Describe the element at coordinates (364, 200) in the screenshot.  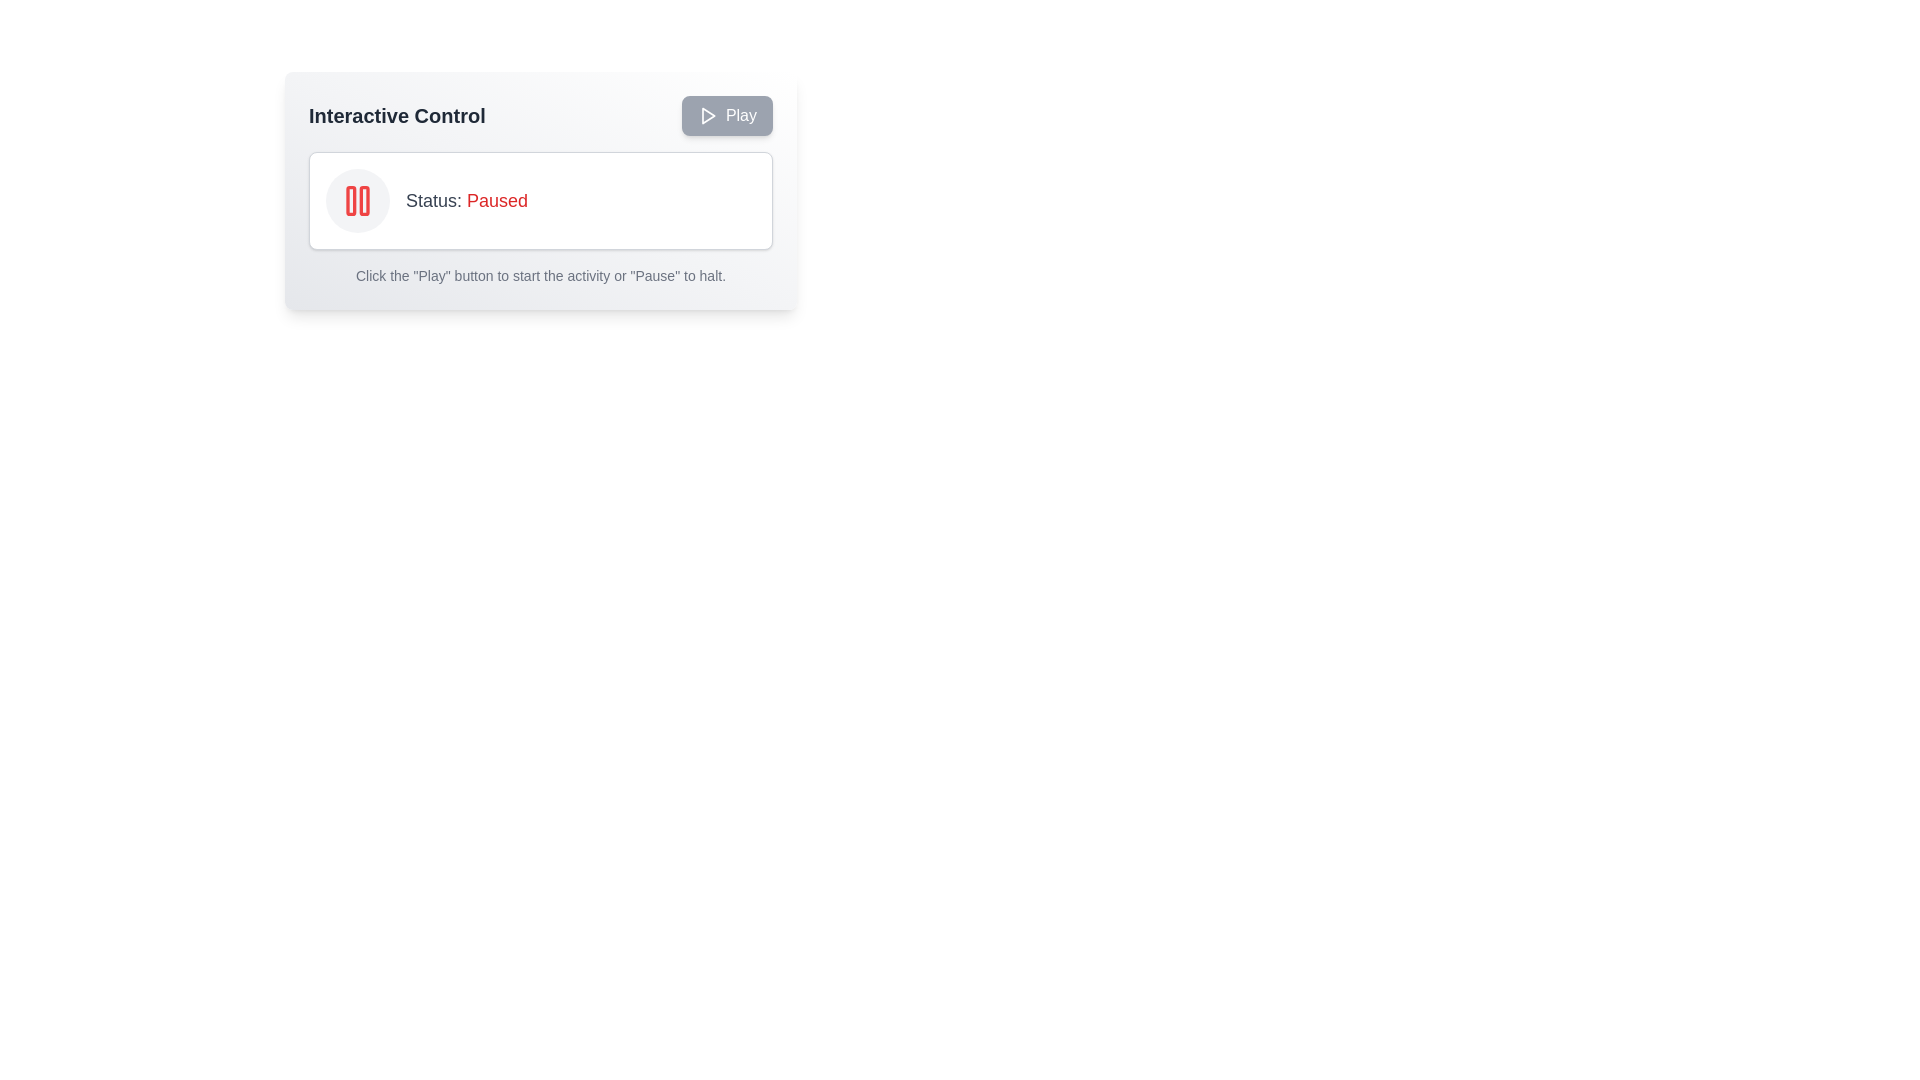
I see `the second rectangle (right bar) of the pause icon, which is red with rounded corners and located in the top-left segment of the UI near the 'Status: Paused' text` at that location.